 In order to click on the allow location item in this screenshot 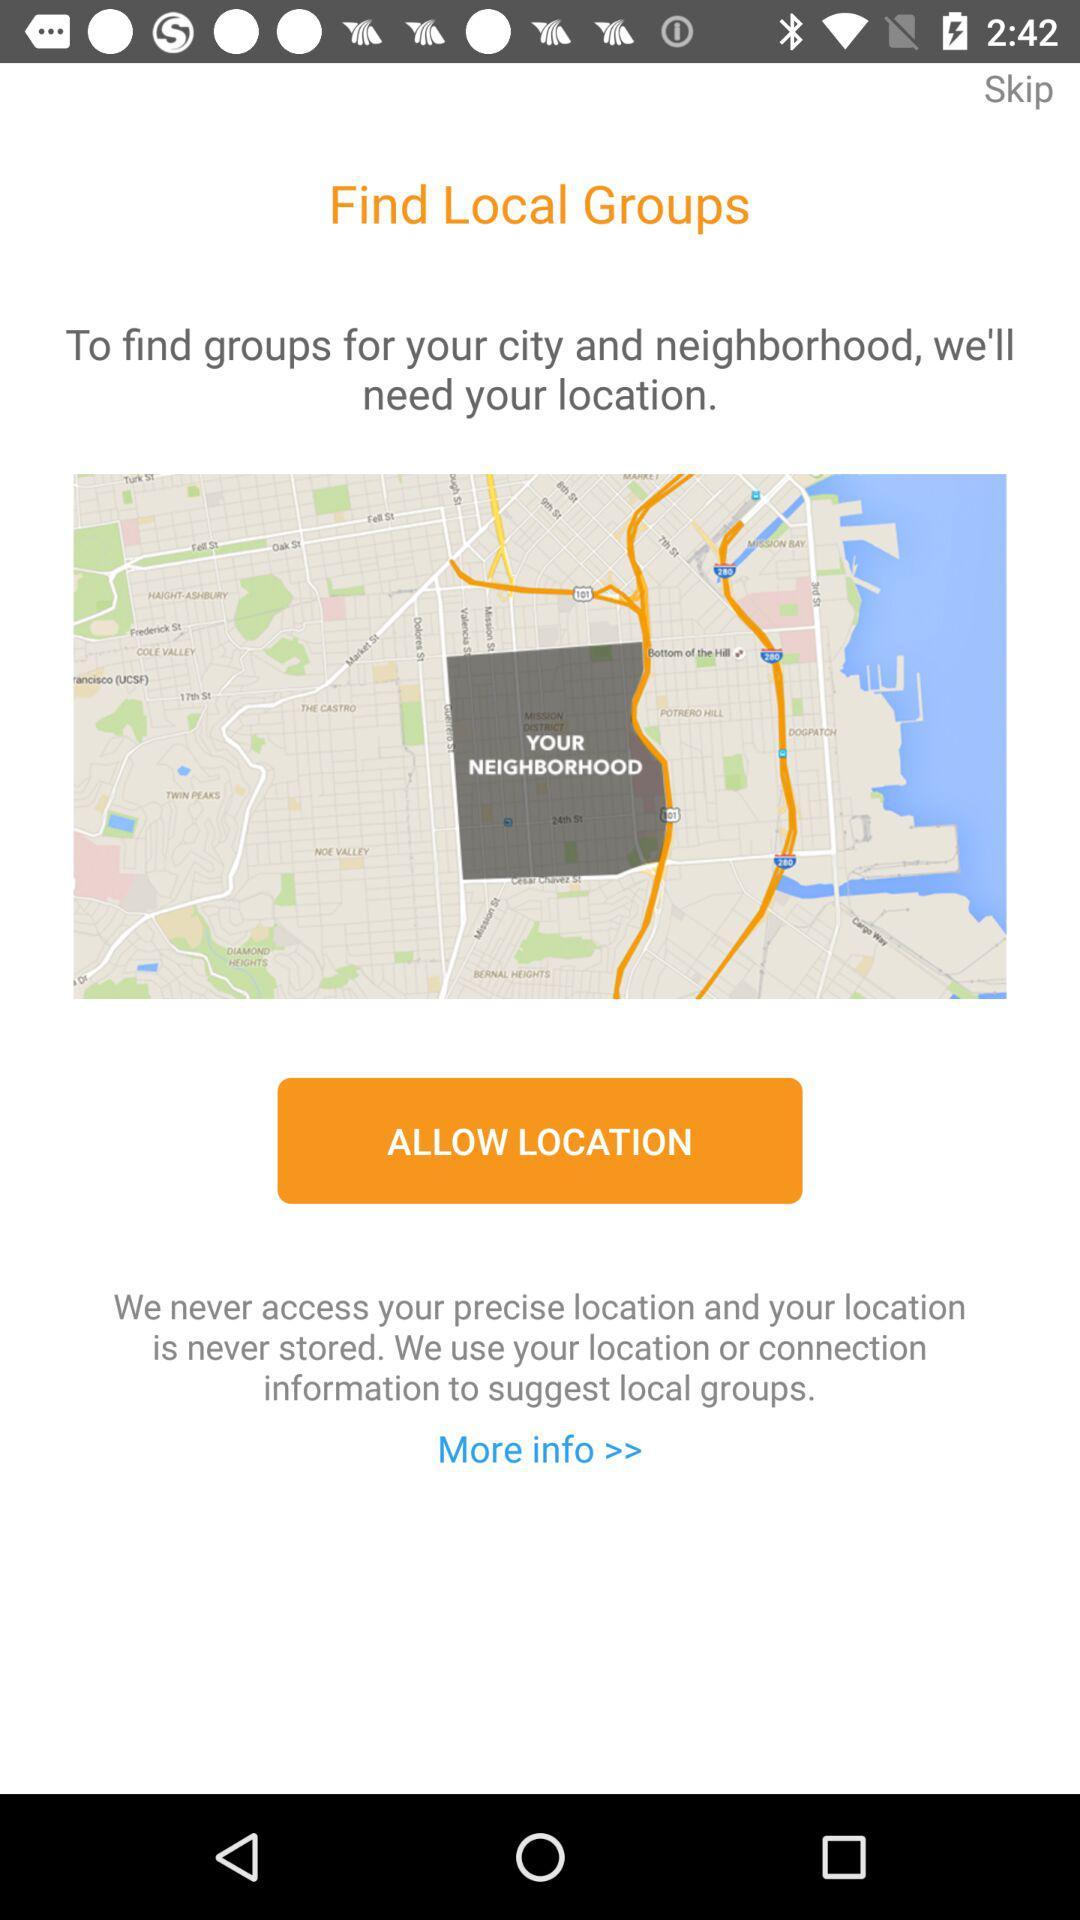, I will do `click(540, 1140)`.